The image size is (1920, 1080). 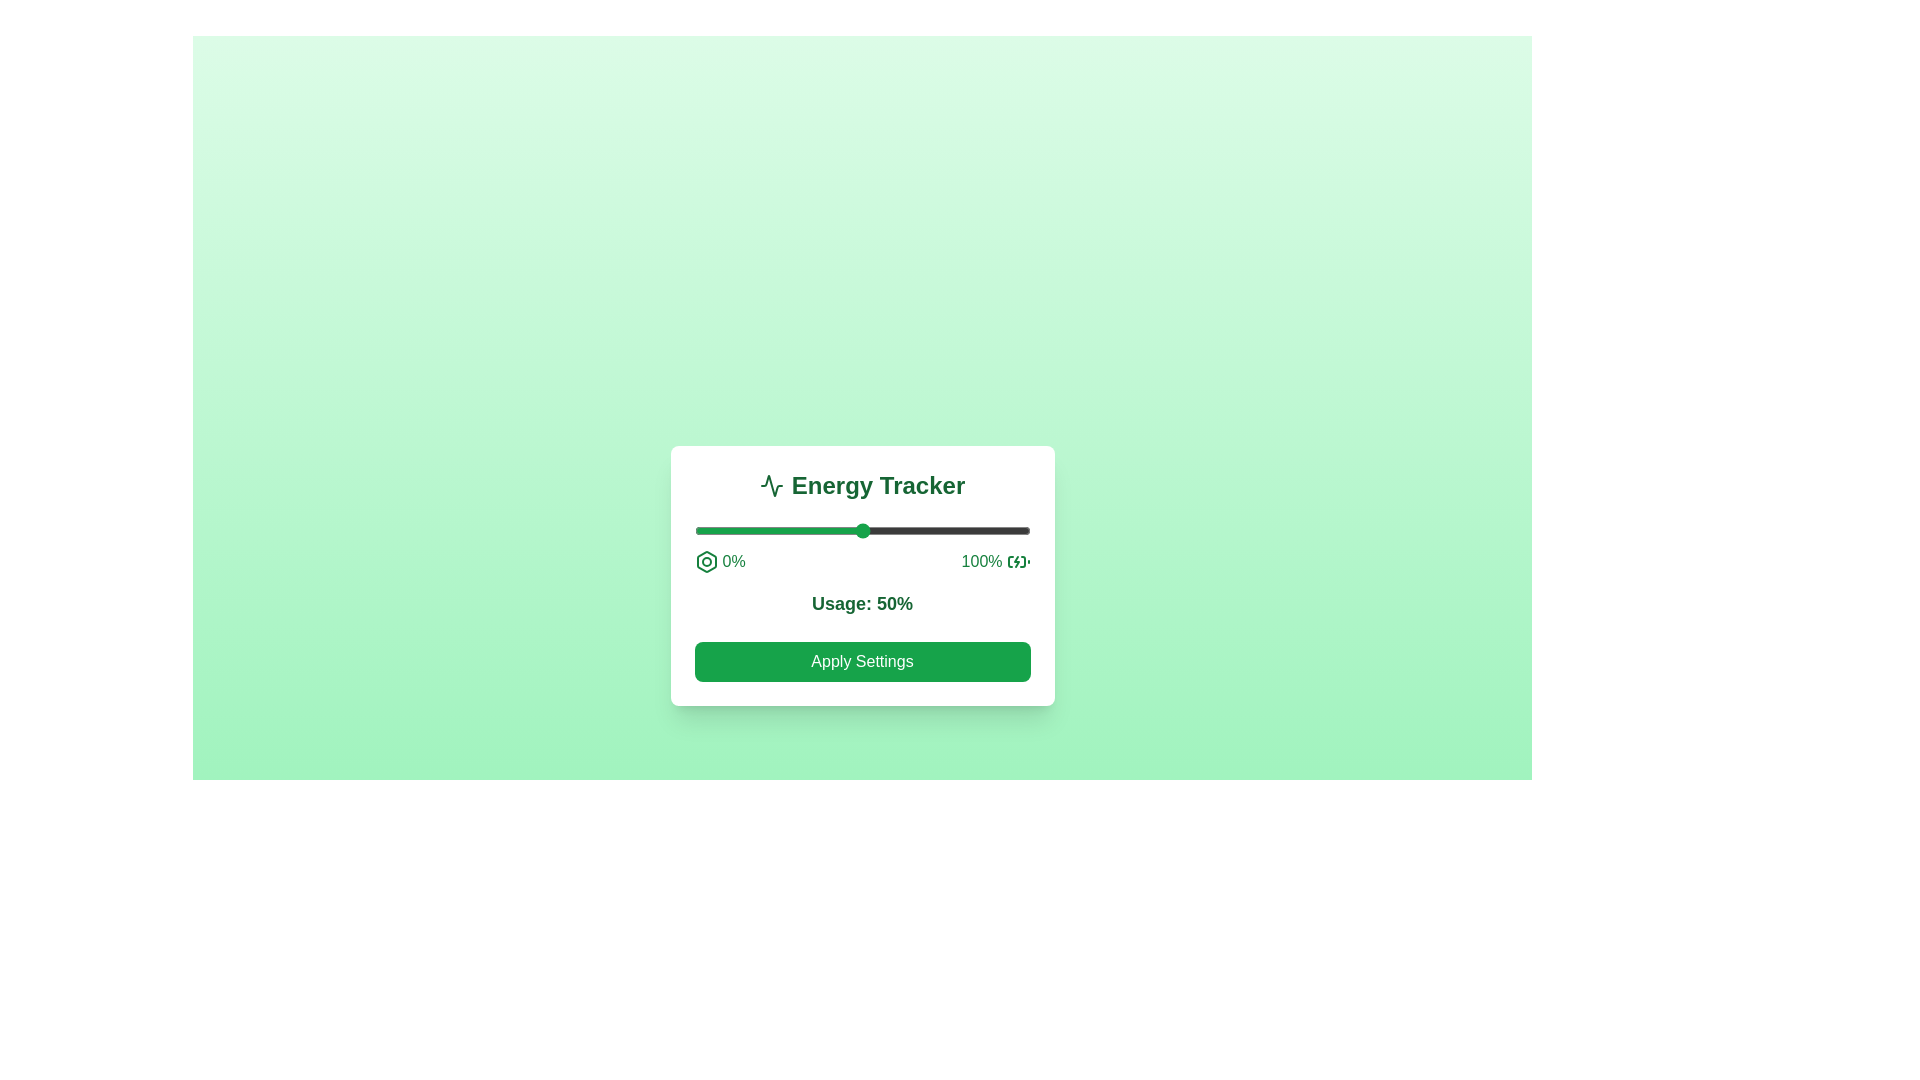 What do you see at coordinates (706, 562) in the screenshot?
I see `the icon near the slider representing 0% energy usage` at bounding box center [706, 562].